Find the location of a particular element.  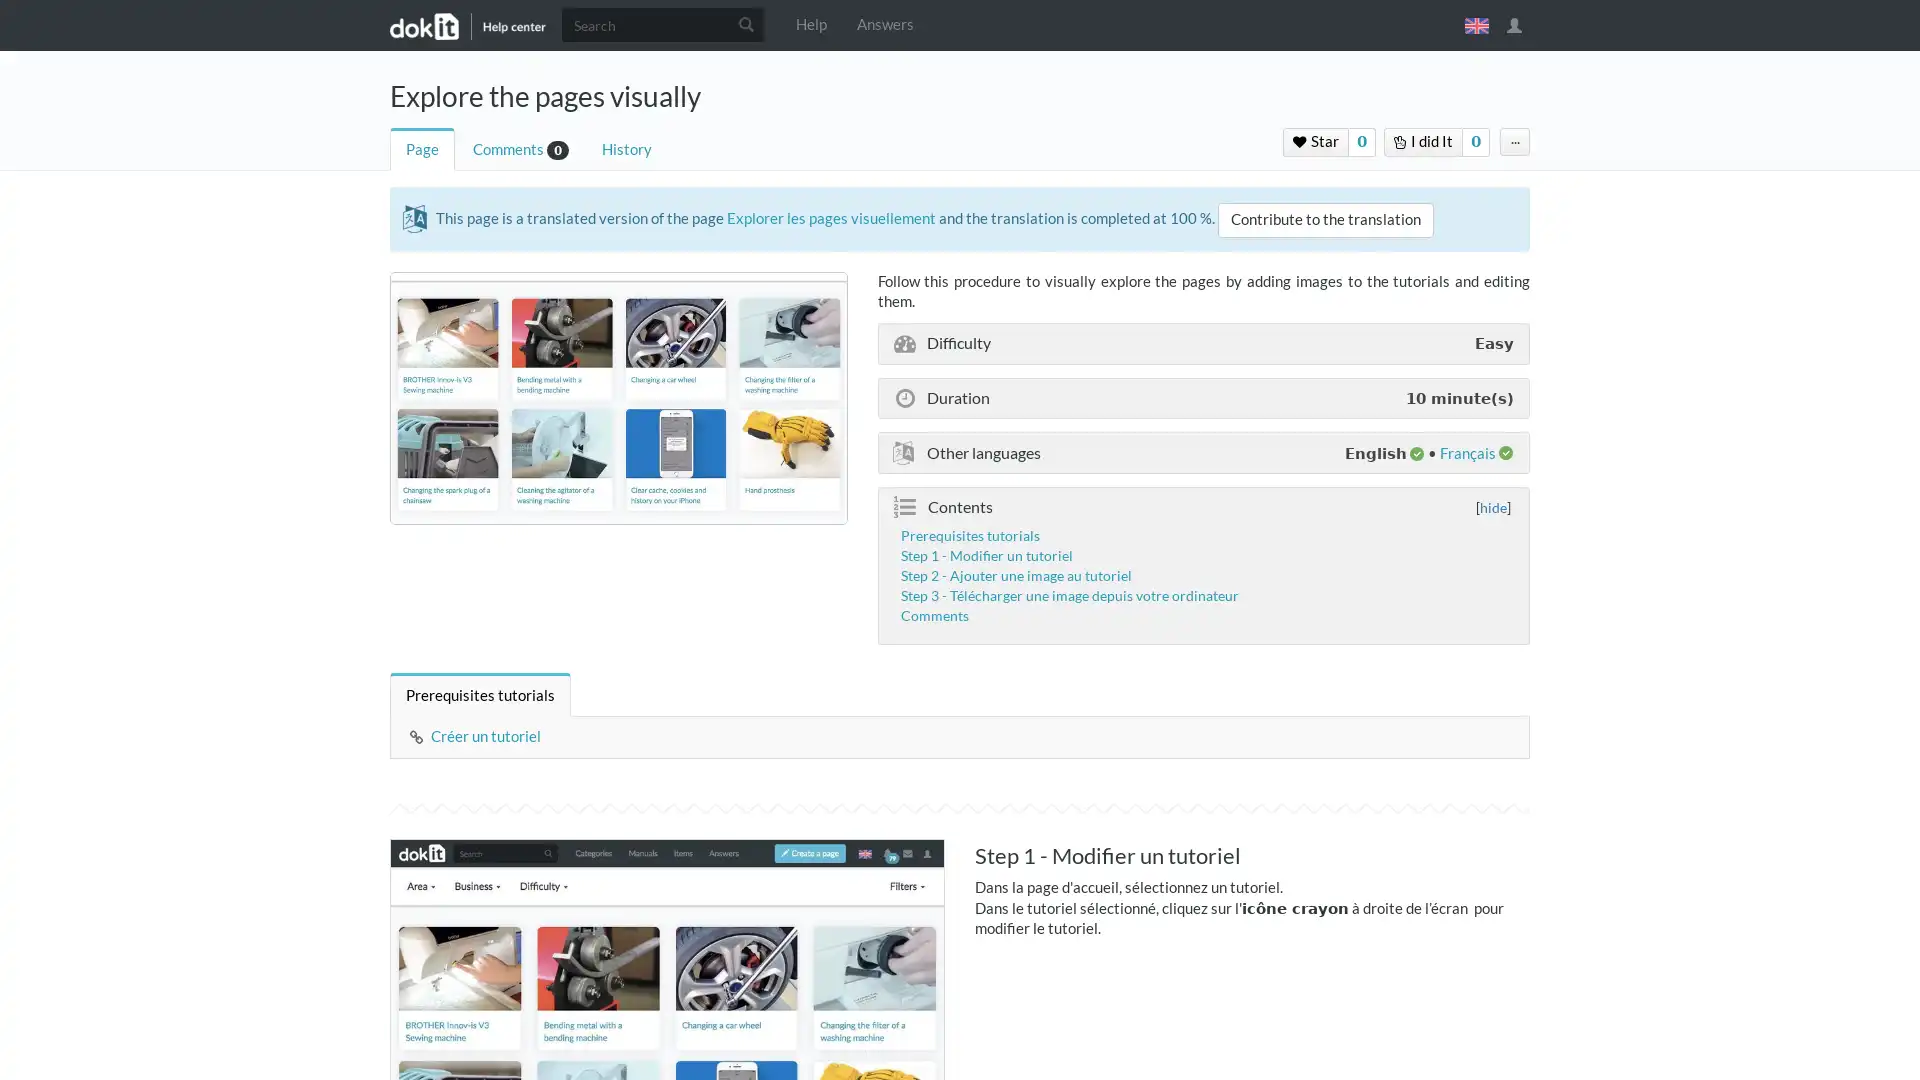

Star is located at coordinates (1315, 141).